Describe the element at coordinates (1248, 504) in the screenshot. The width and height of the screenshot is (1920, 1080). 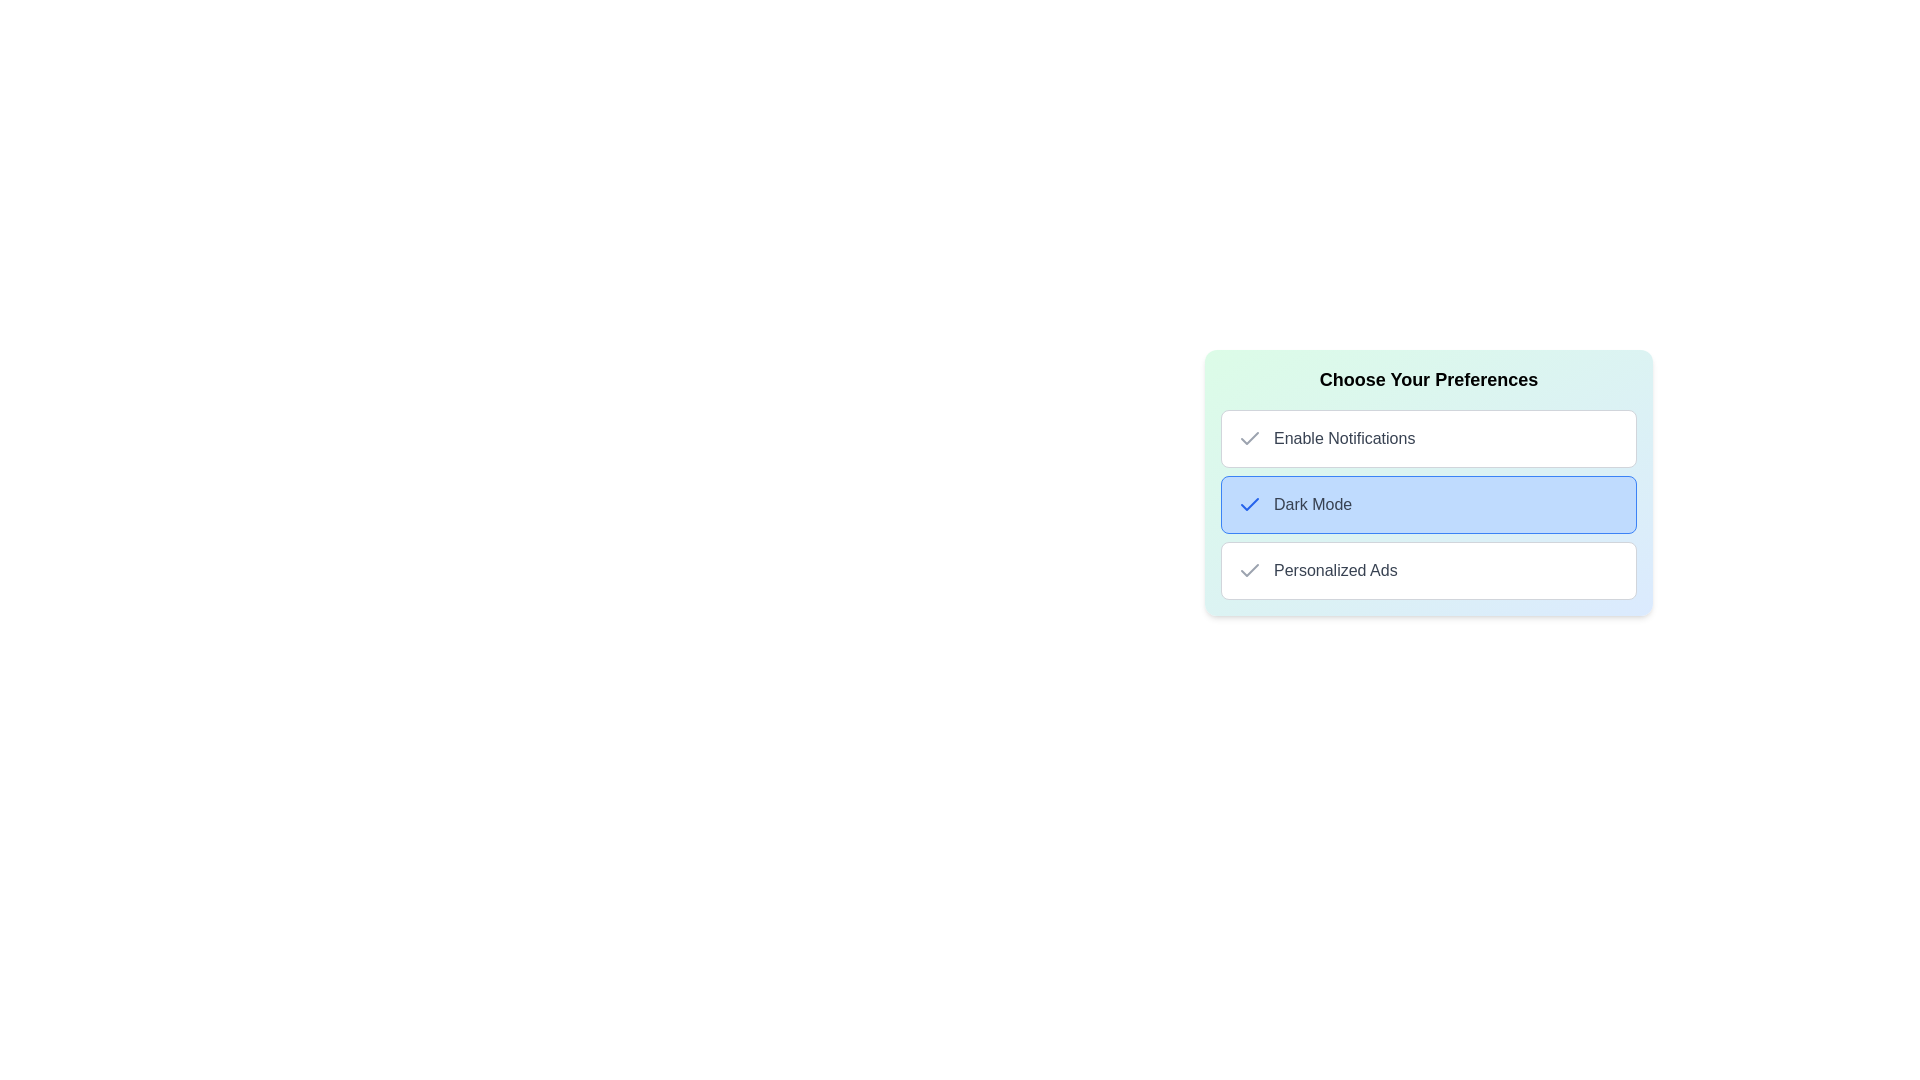
I see `small blue checkmark icon that appears before the 'Dark Mode' option in the list of preferences` at that location.